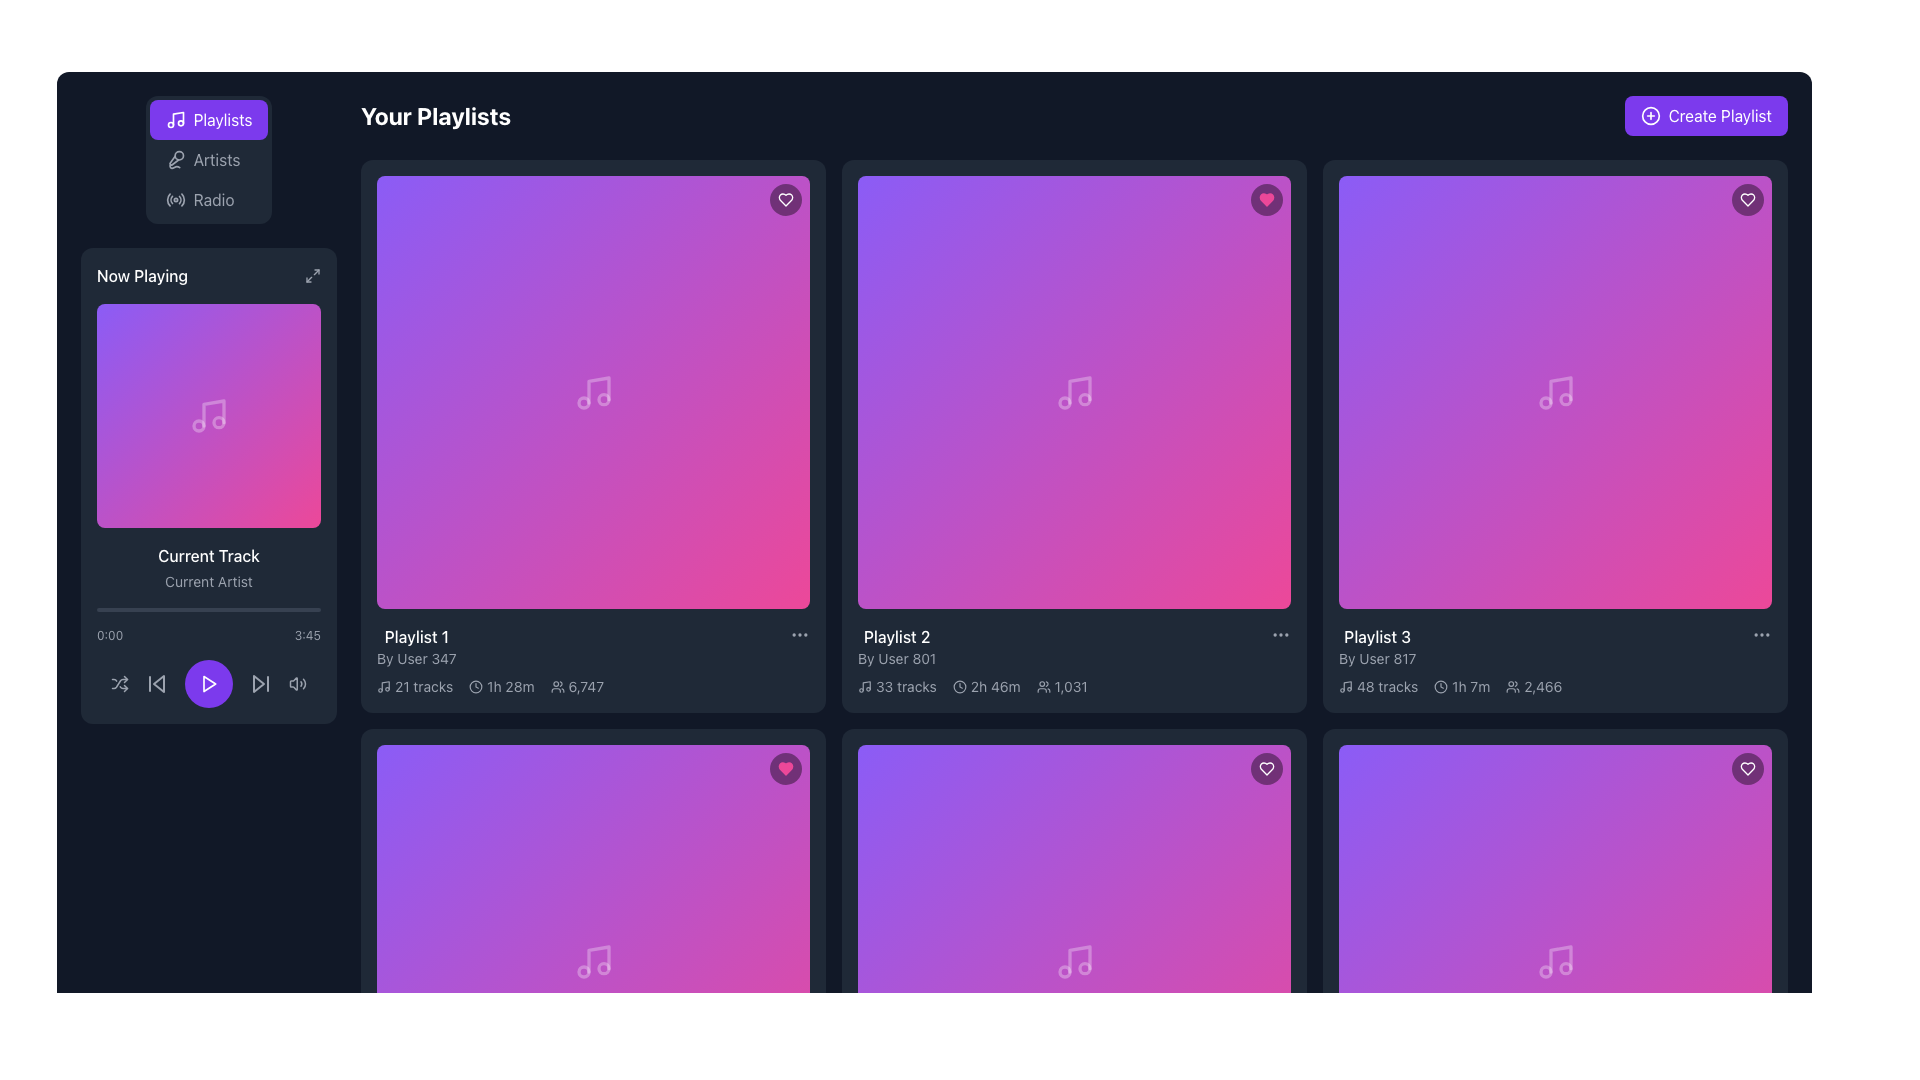 The width and height of the screenshot is (1920, 1080). What do you see at coordinates (1073, 392) in the screenshot?
I see `the music icon, which is represented as a white musical note on a gradient background, located in the second playlist card of the 'Your Playlists' section` at bounding box center [1073, 392].